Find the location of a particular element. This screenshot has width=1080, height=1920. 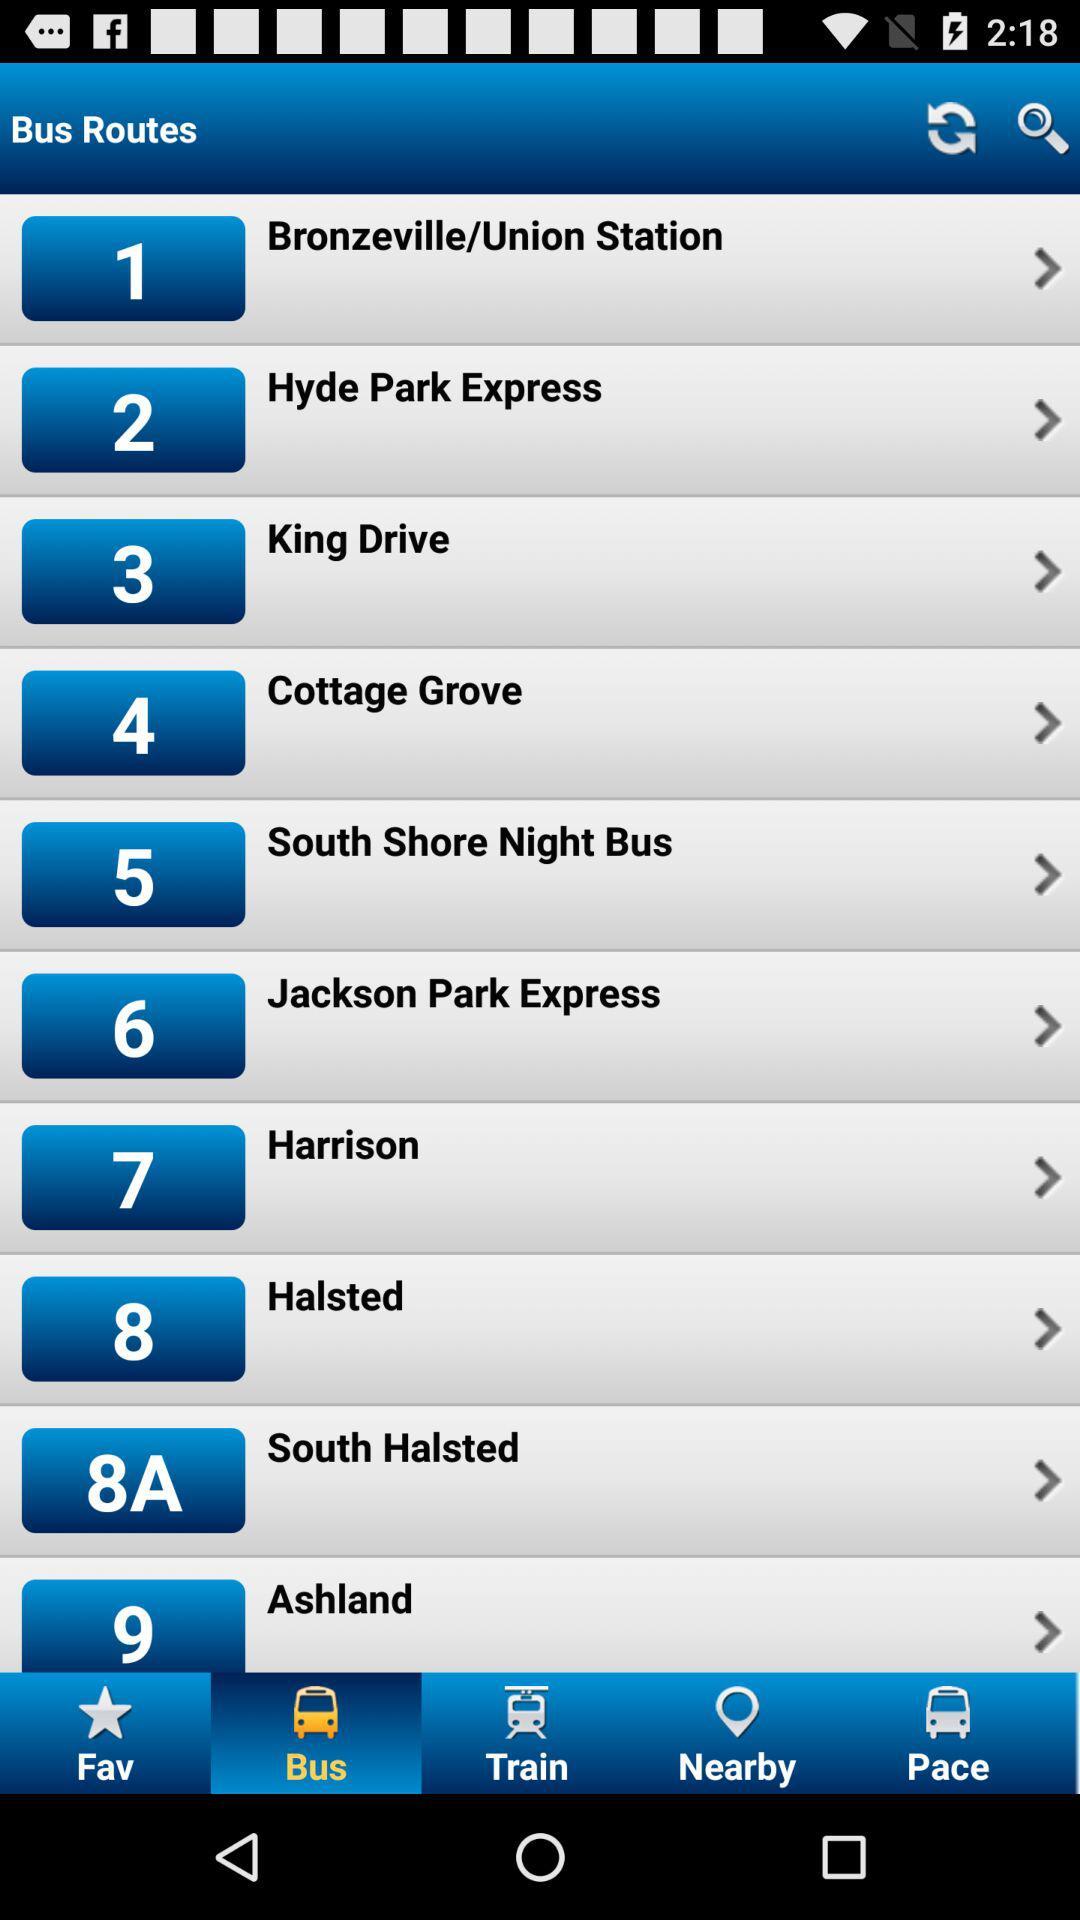

bronzeville/union station icon is located at coordinates (495, 234).